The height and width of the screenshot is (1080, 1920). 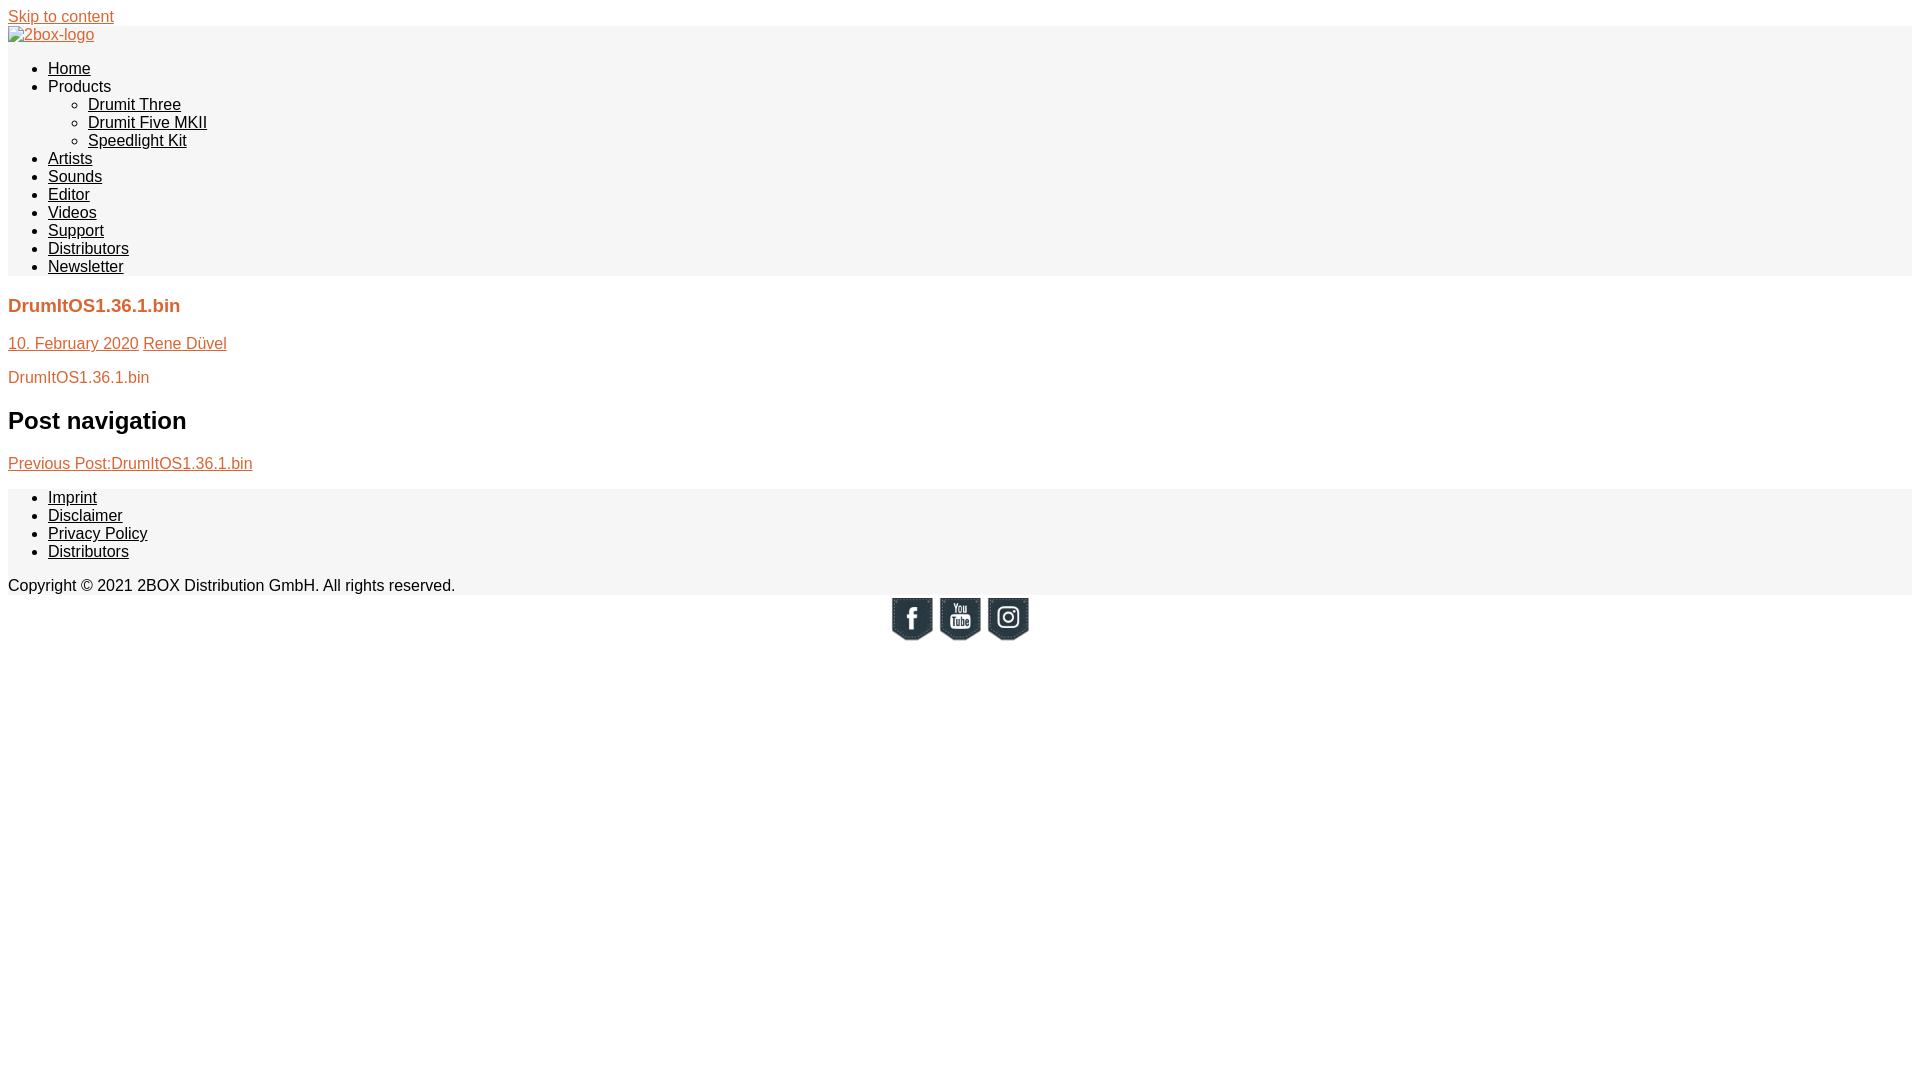 What do you see at coordinates (911, 637) in the screenshot?
I see `'Visit Us On Facebook'` at bounding box center [911, 637].